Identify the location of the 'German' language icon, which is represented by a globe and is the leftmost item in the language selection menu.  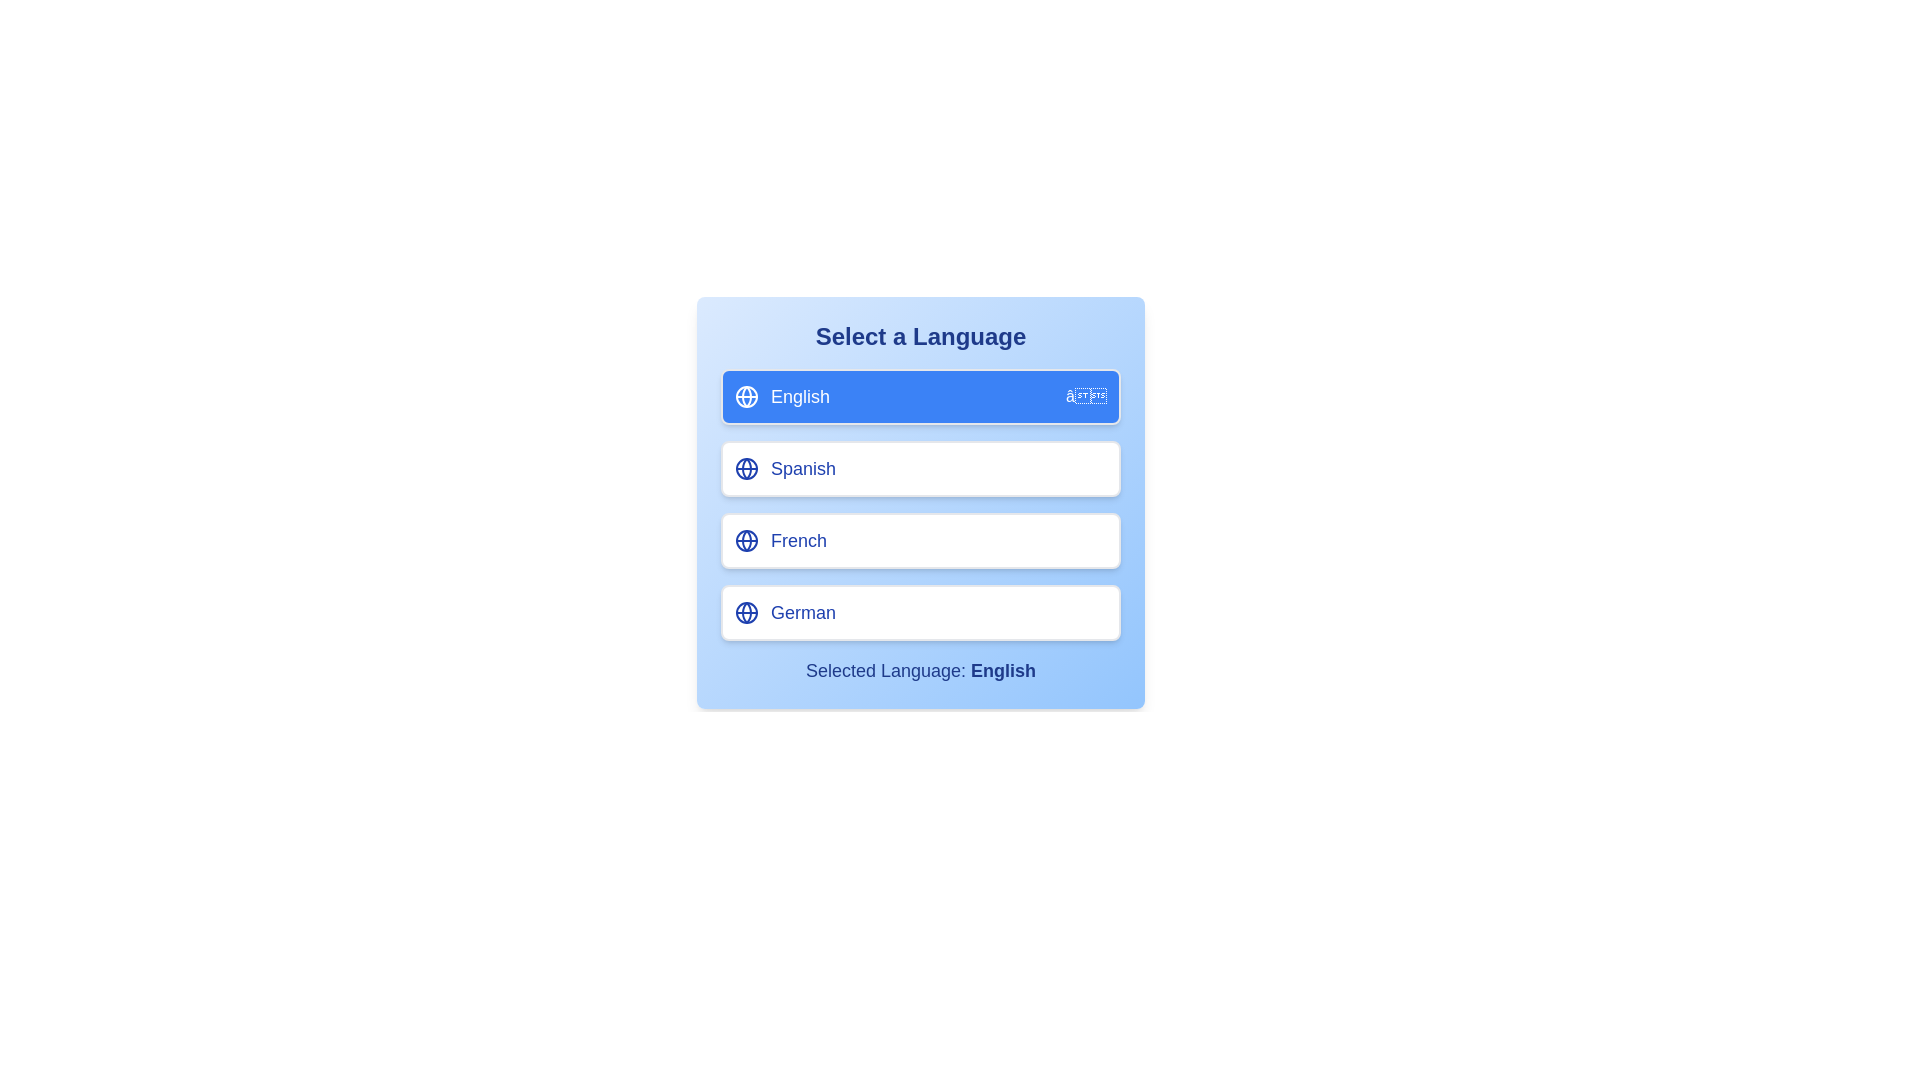
(746, 612).